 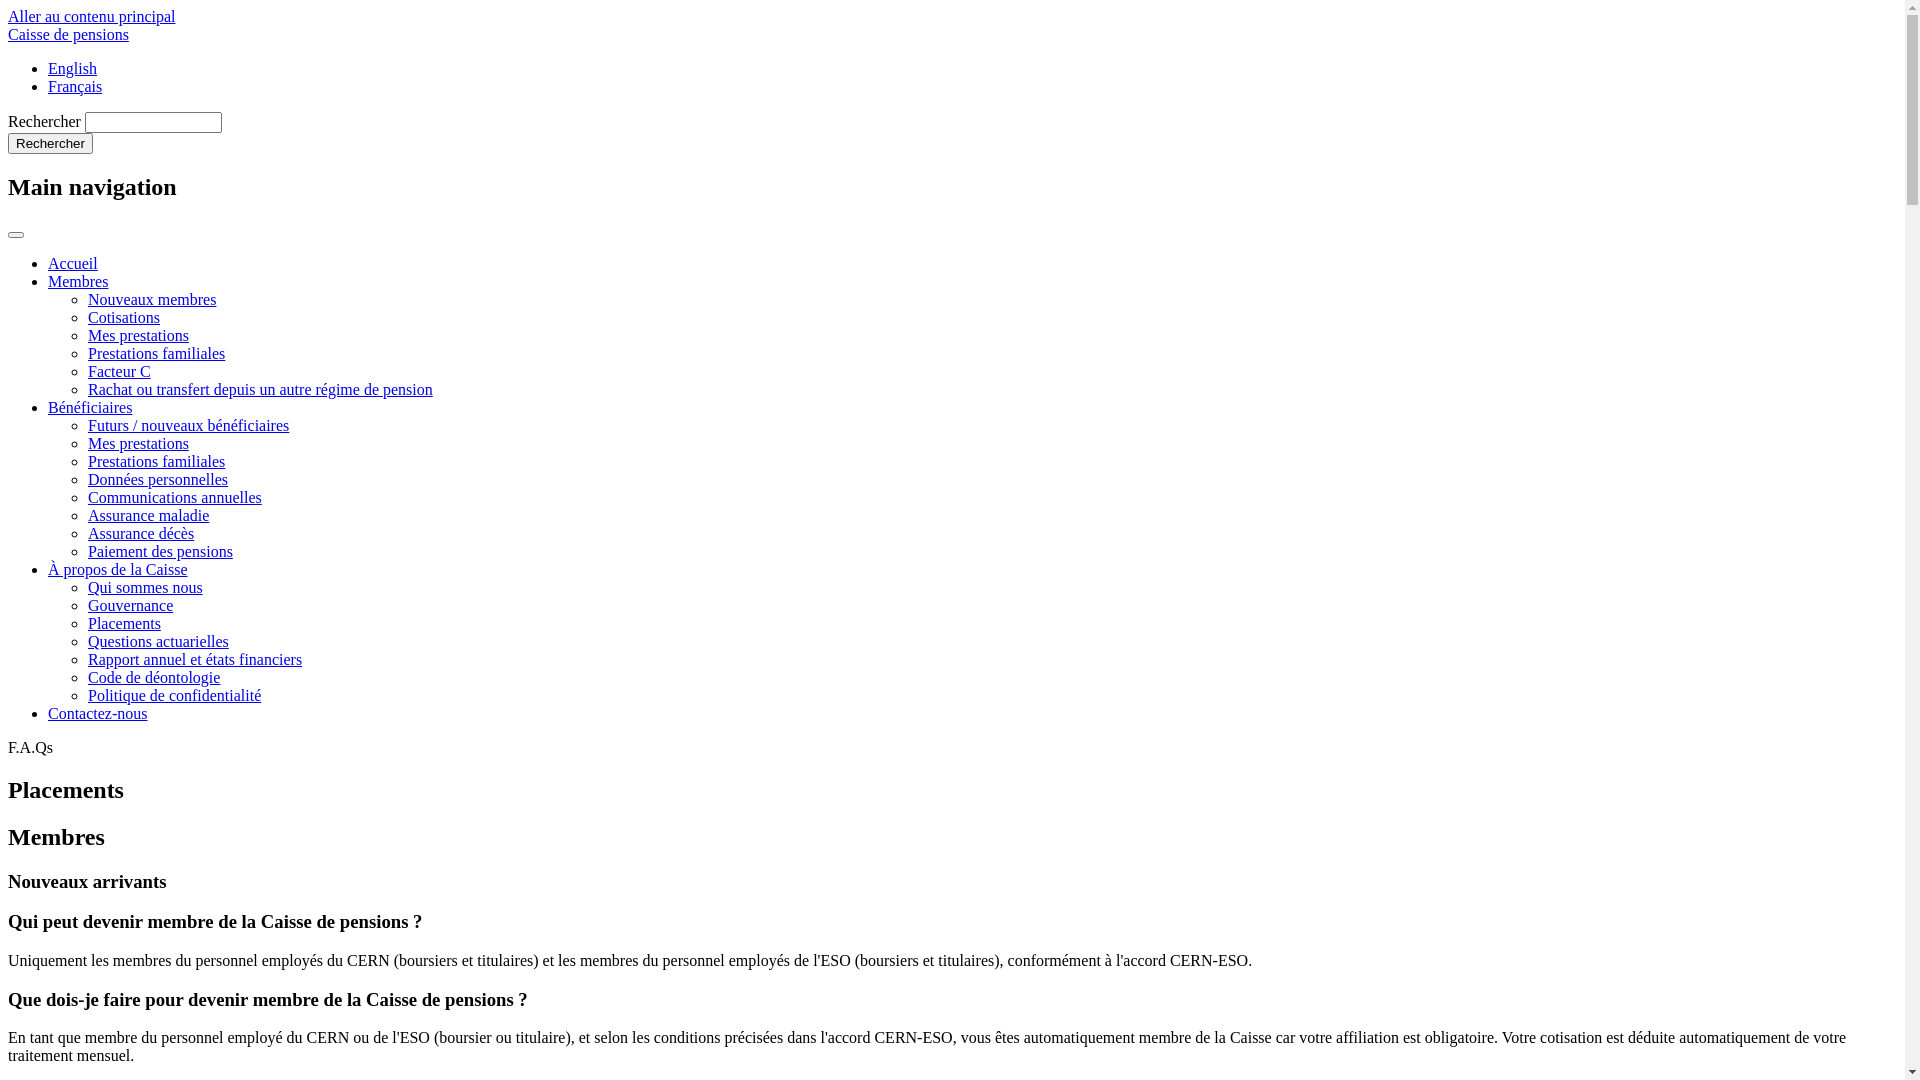 I want to click on 'Nouveaux membres', so click(x=151, y=299).